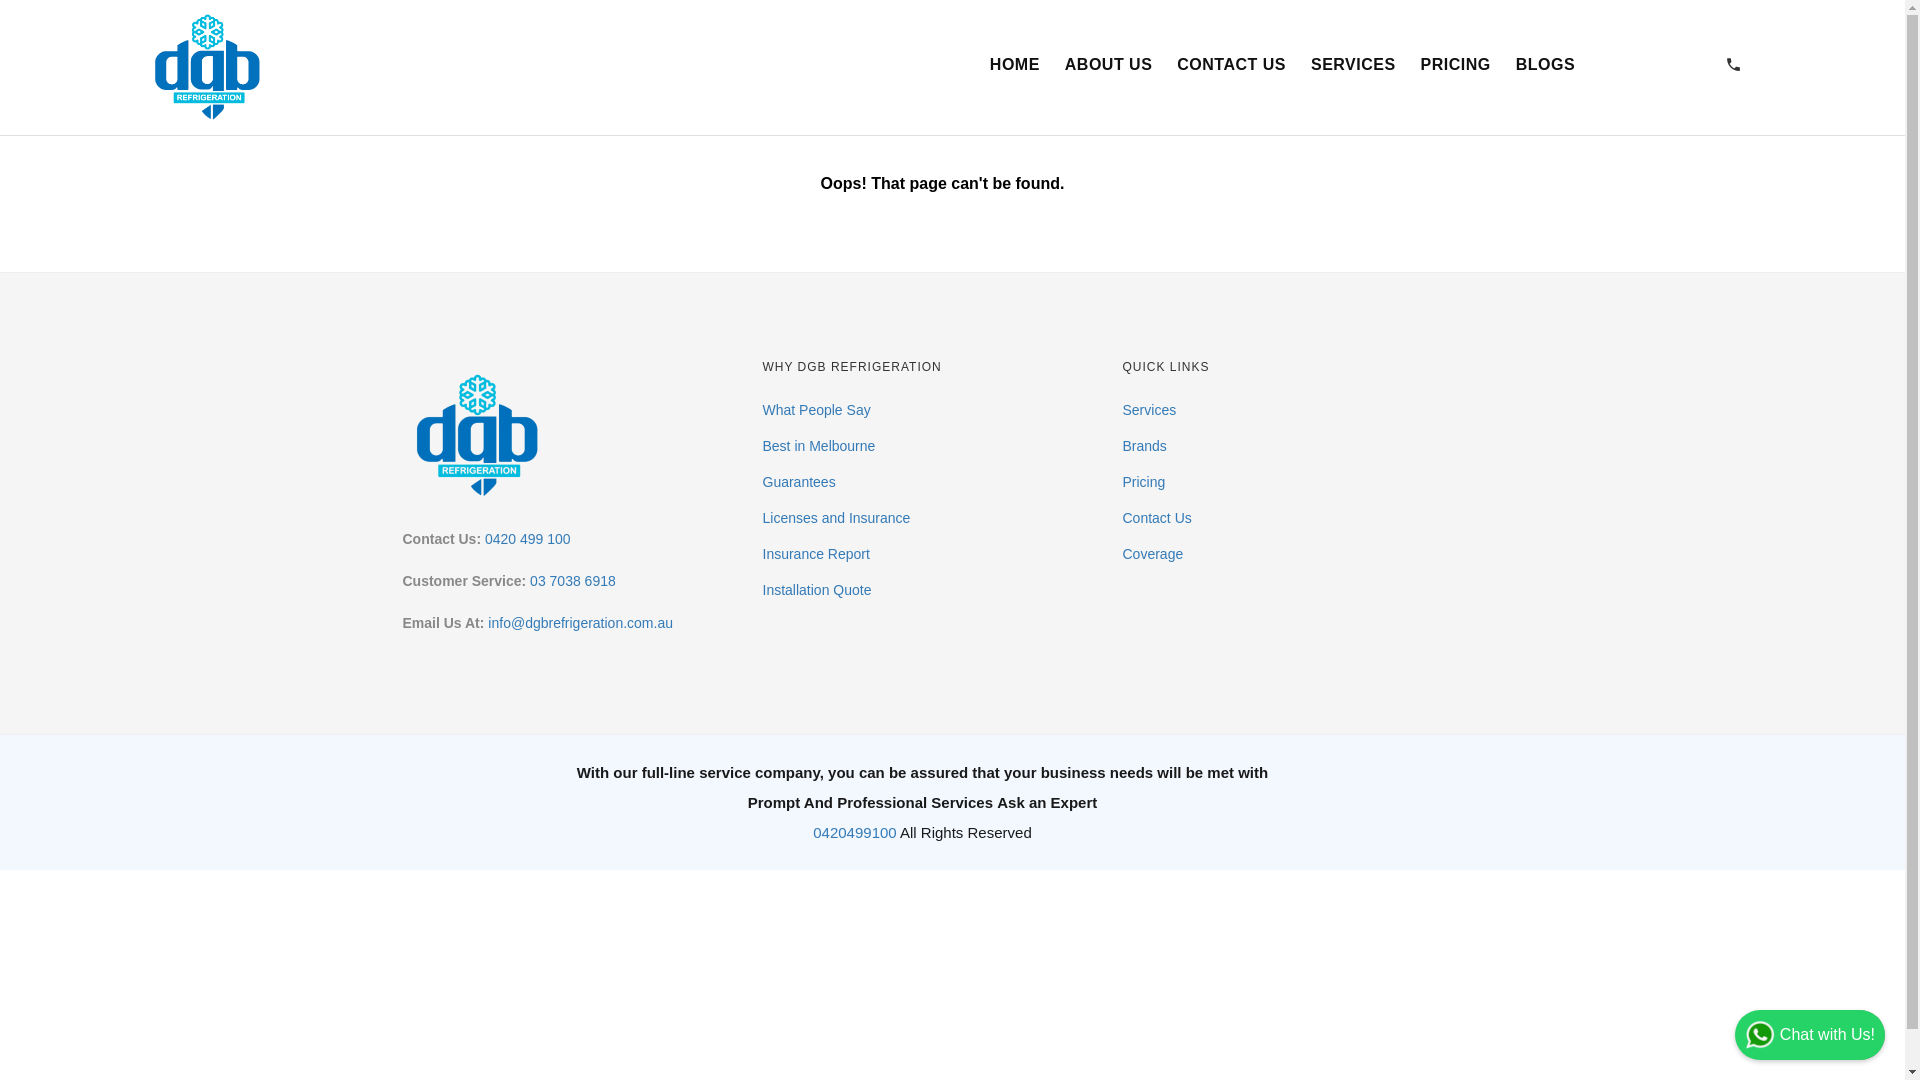 The height and width of the screenshot is (1080, 1920). I want to click on 'Pricing', so click(1143, 482).